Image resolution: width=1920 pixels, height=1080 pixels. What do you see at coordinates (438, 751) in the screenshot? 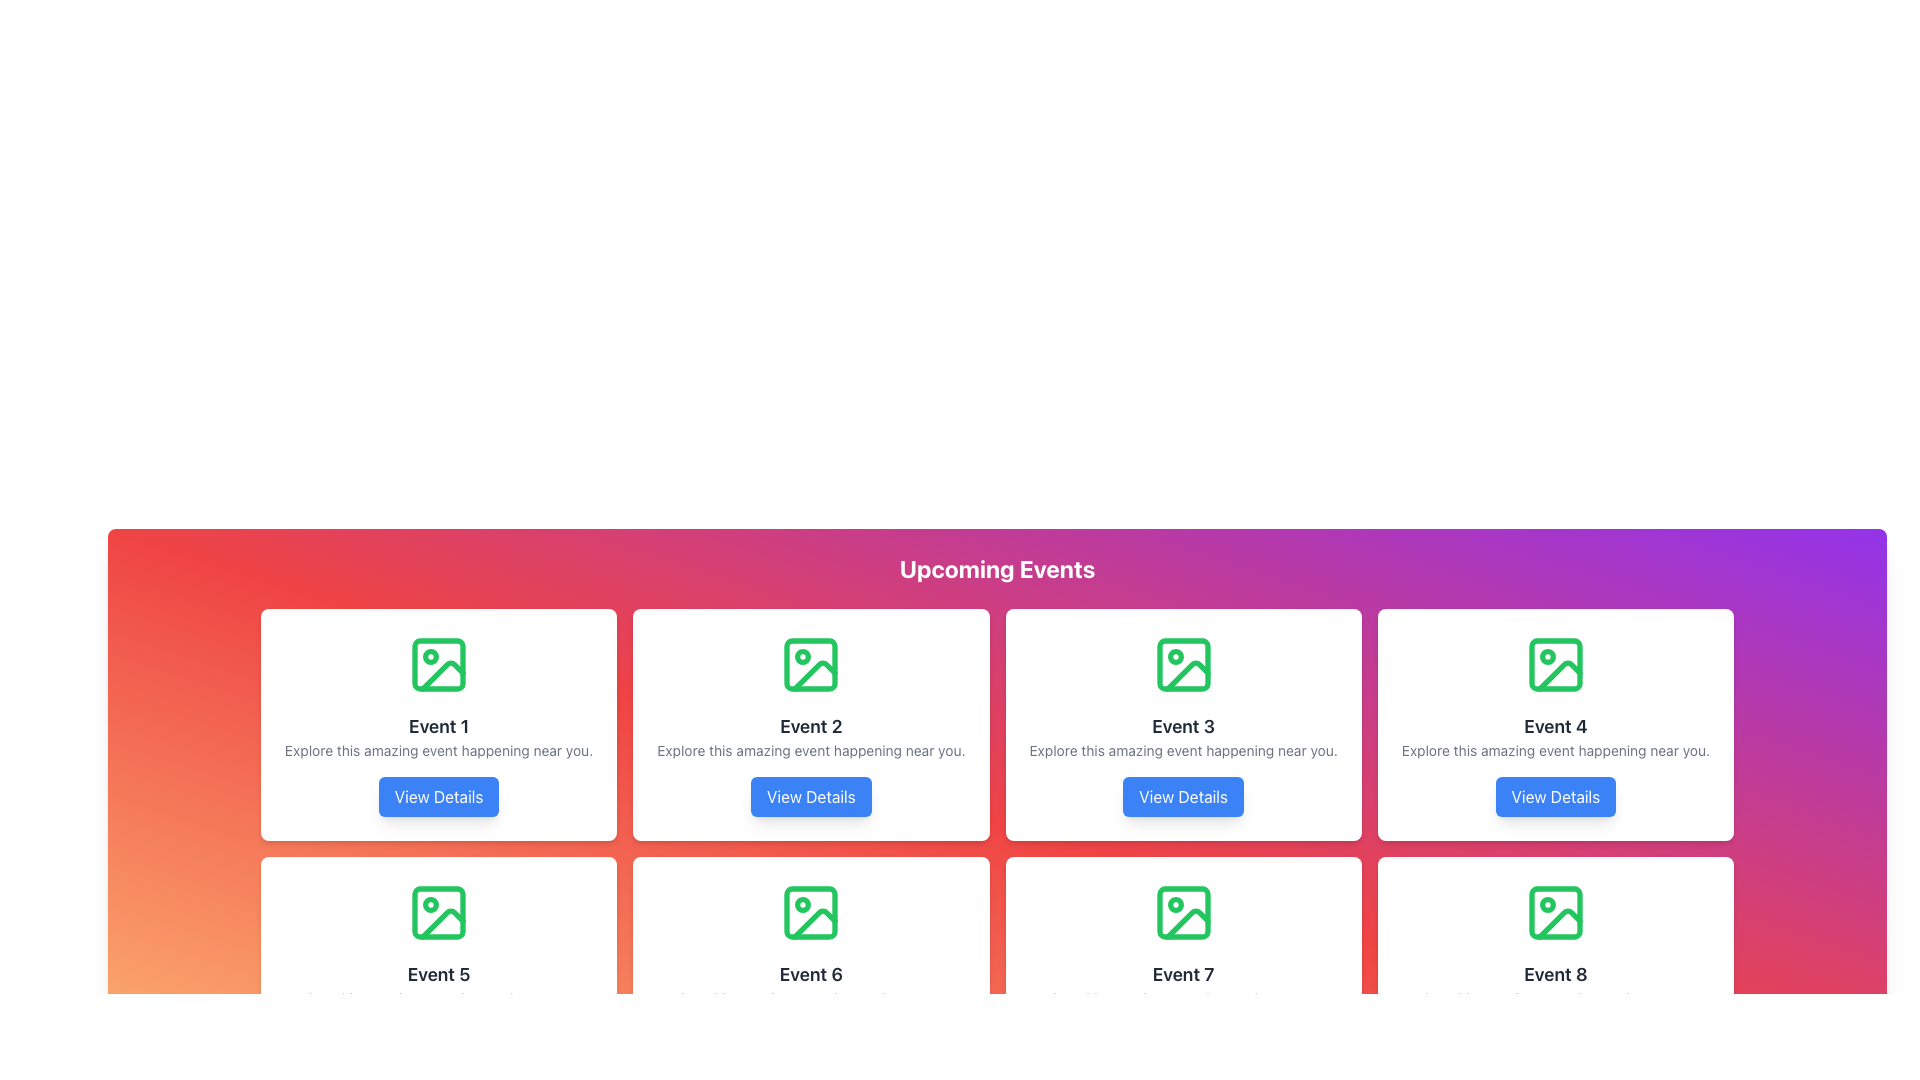
I see `the text 'Explore this amazing event happening near you.' located within the card labeled 'Event 1'` at bounding box center [438, 751].